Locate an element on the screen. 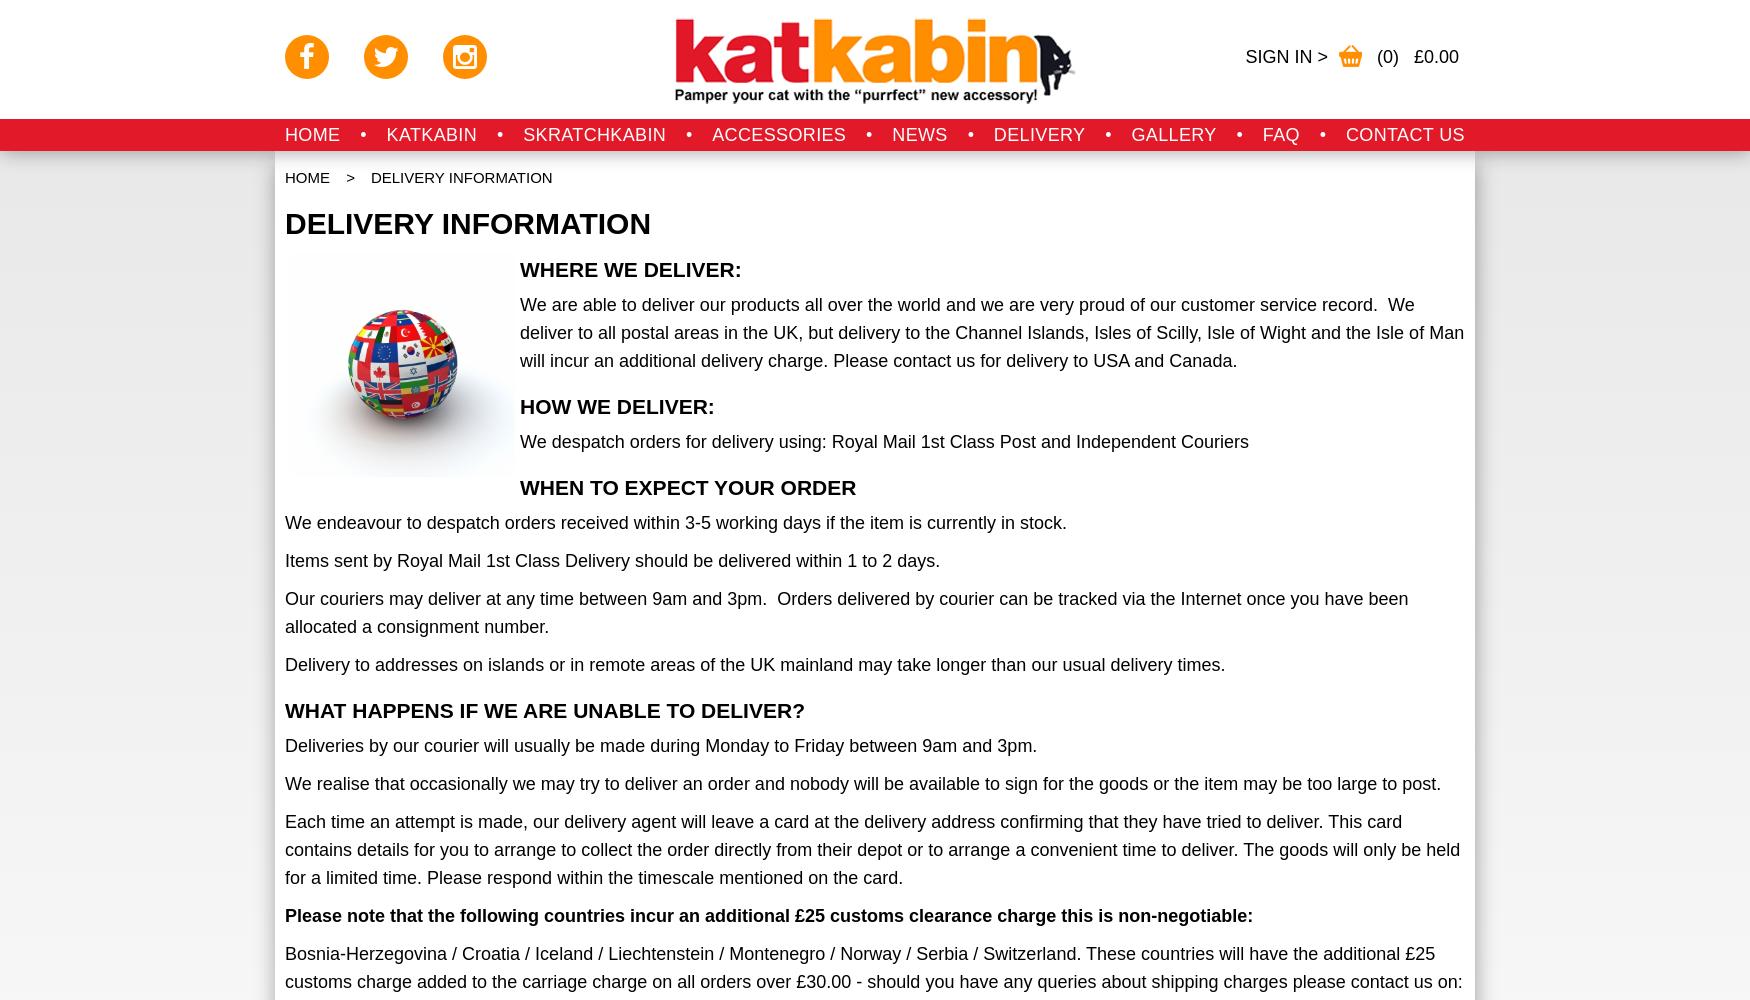 This screenshot has width=1750, height=1000. 'SkratchKabin' is located at coordinates (594, 135).